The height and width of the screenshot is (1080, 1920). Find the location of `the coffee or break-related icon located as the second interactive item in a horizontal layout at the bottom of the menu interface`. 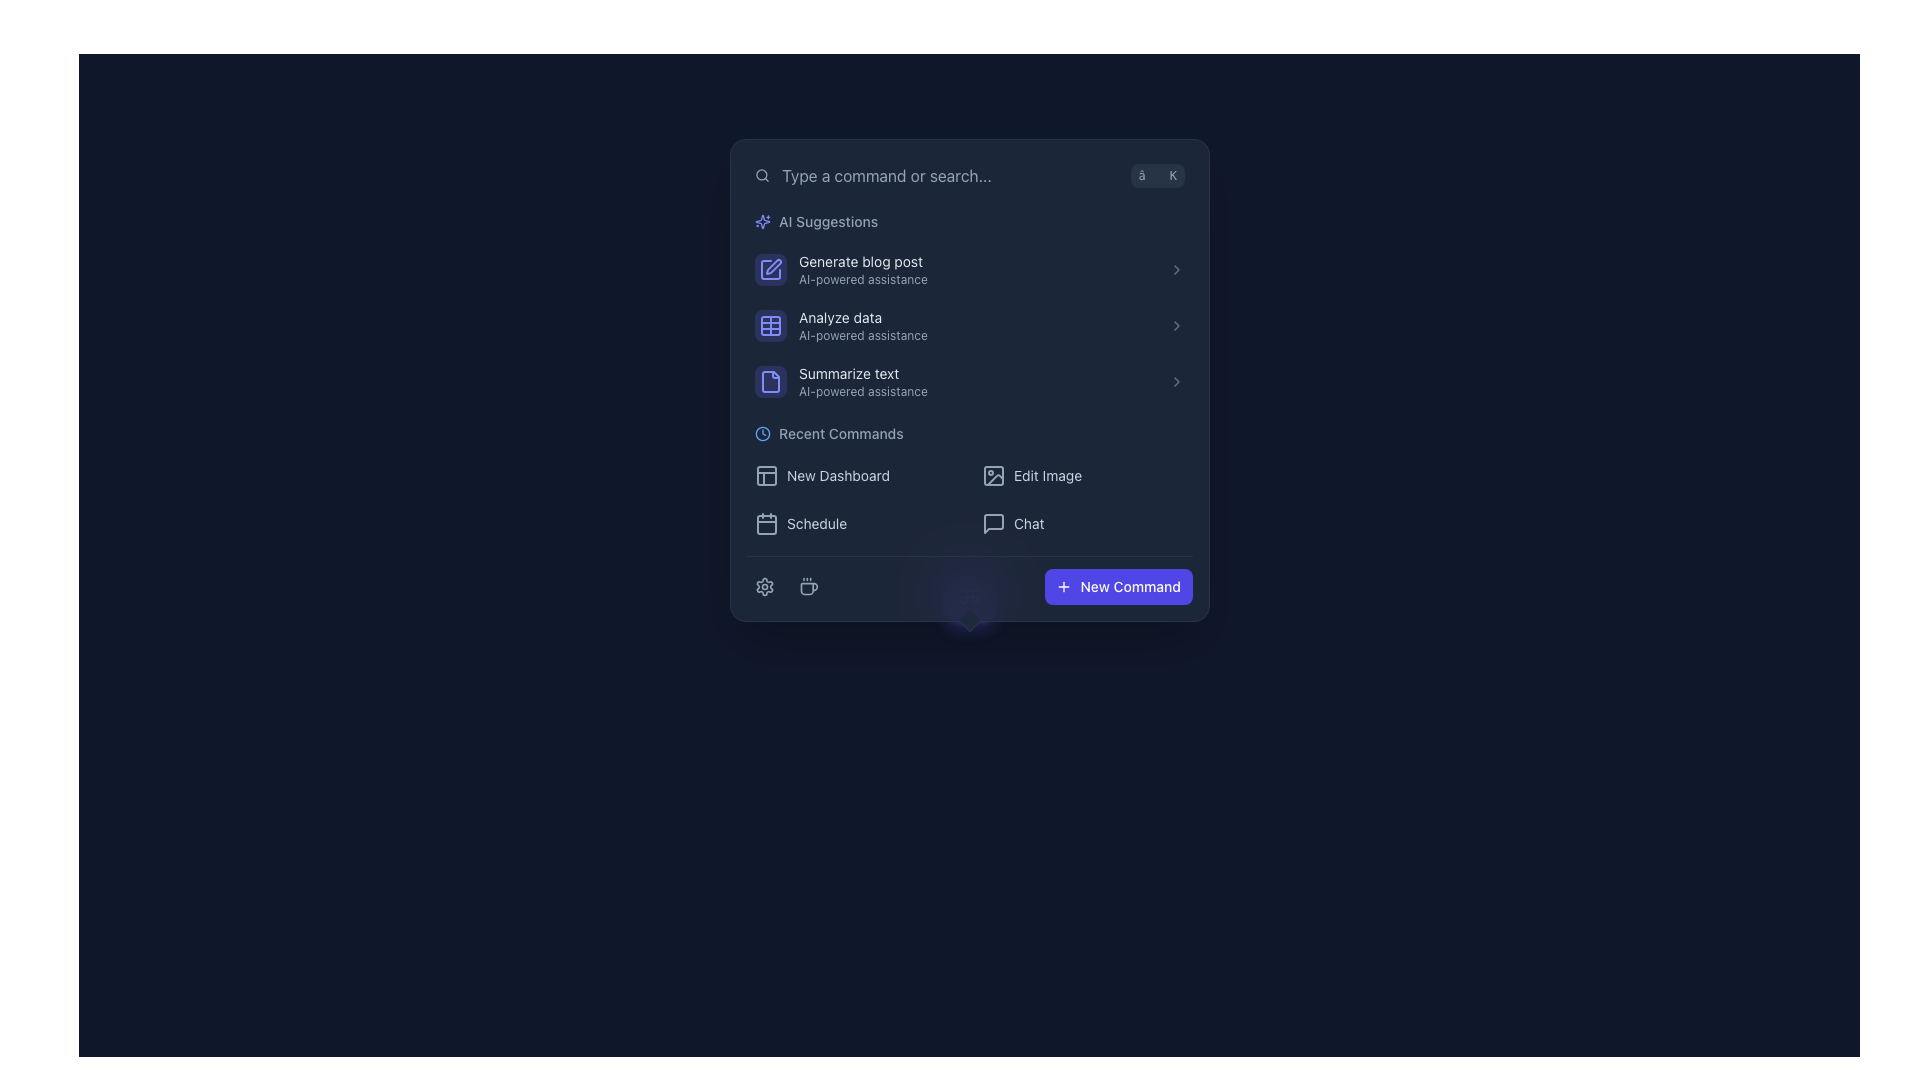

the coffee or break-related icon located as the second interactive item in a horizontal layout at the bottom of the menu interface is located at coordinates (808, 585).